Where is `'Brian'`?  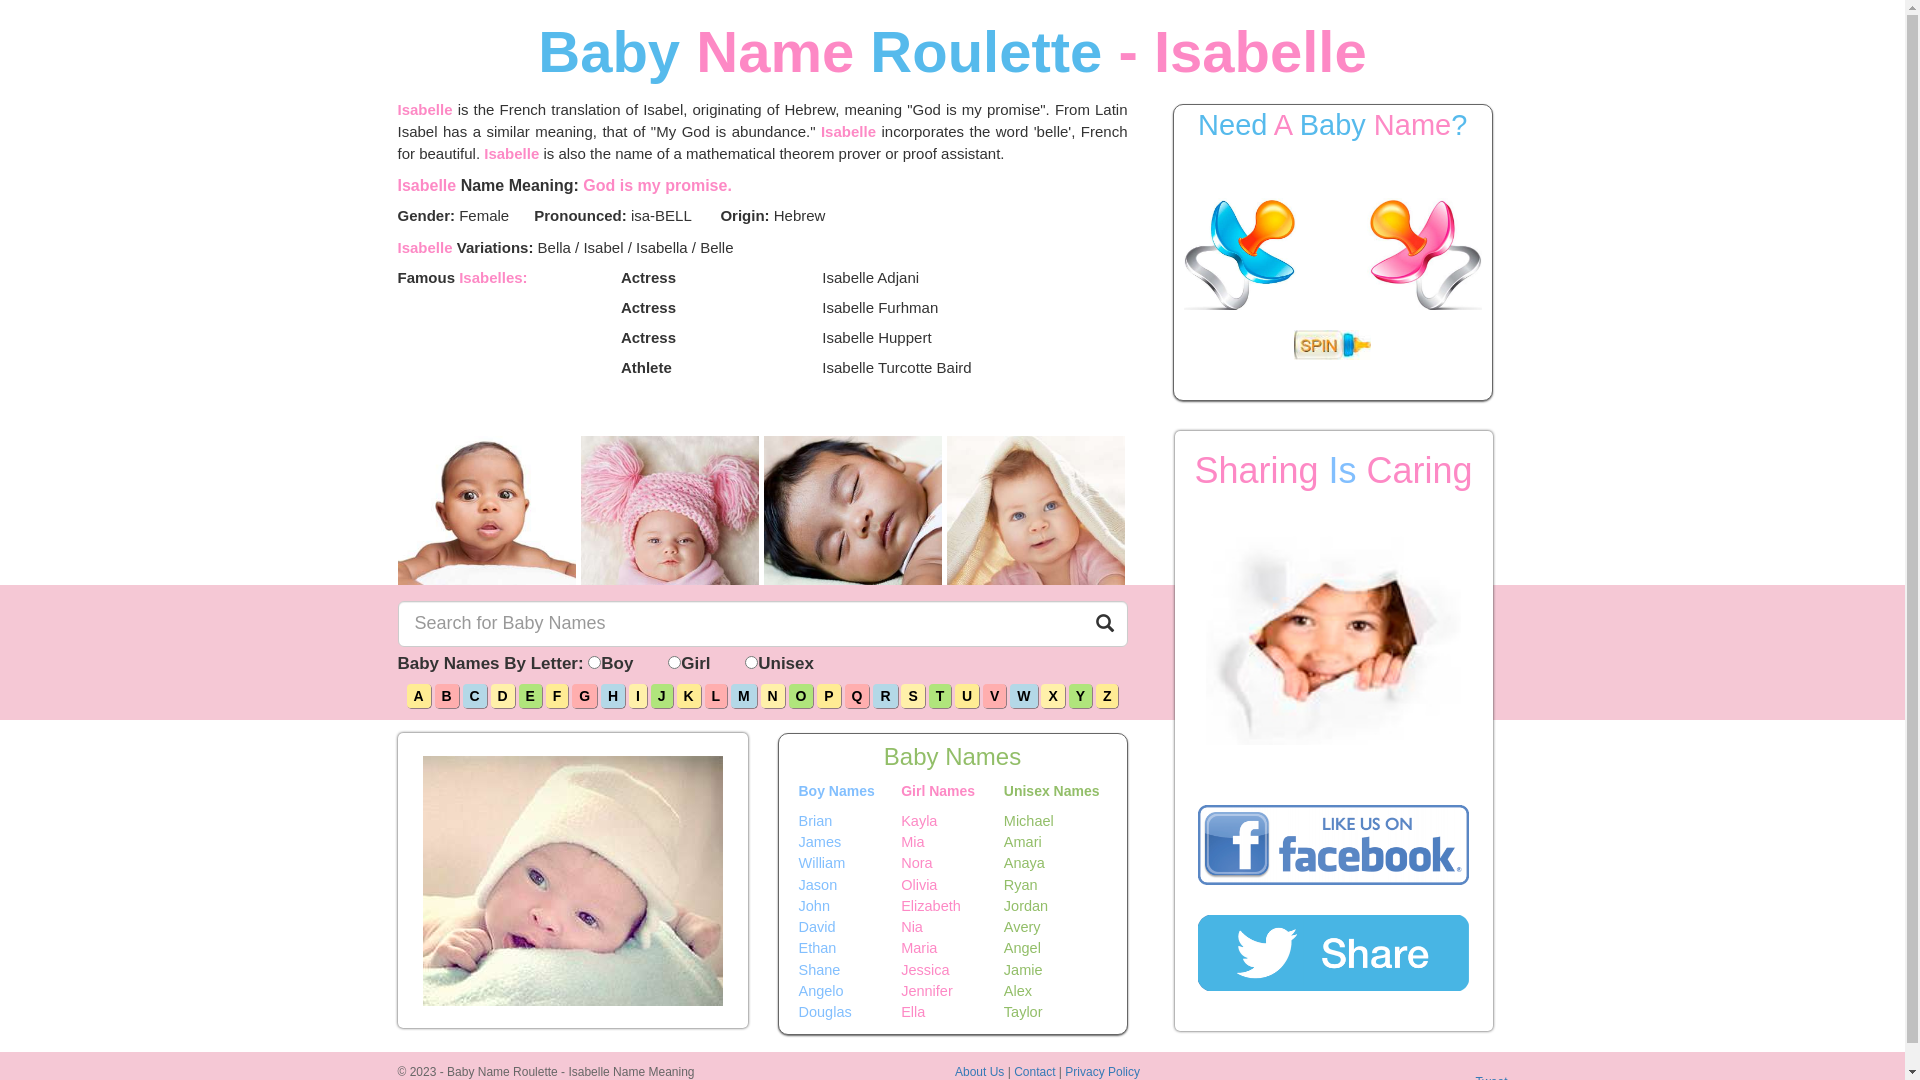 'Brian' is located at coordinates (796, 820).